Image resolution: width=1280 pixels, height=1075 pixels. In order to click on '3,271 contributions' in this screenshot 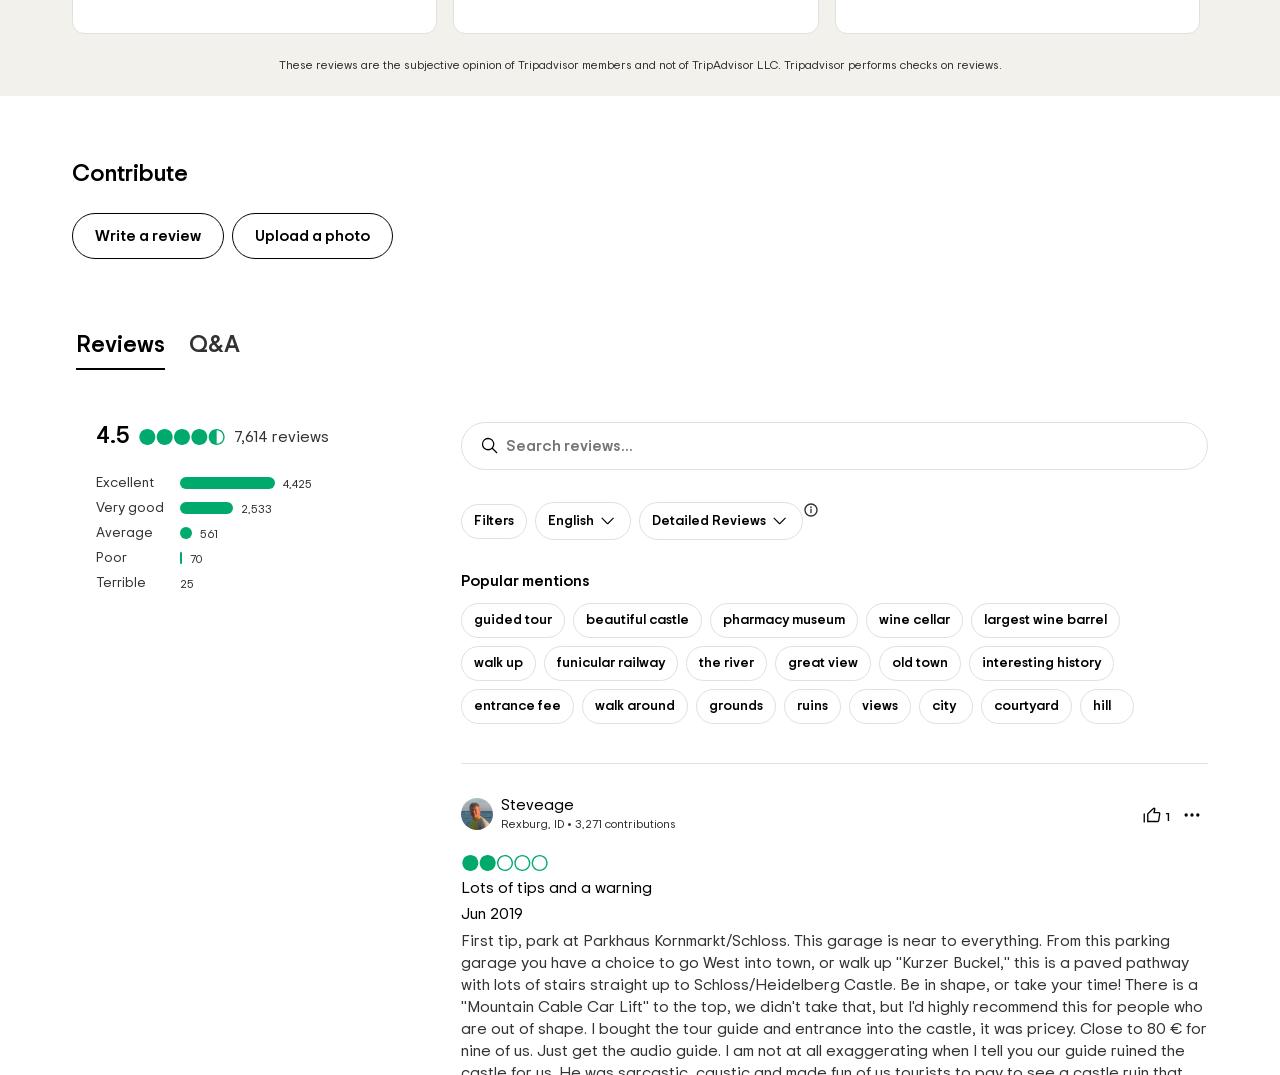, I will do `click(624, 822)`.